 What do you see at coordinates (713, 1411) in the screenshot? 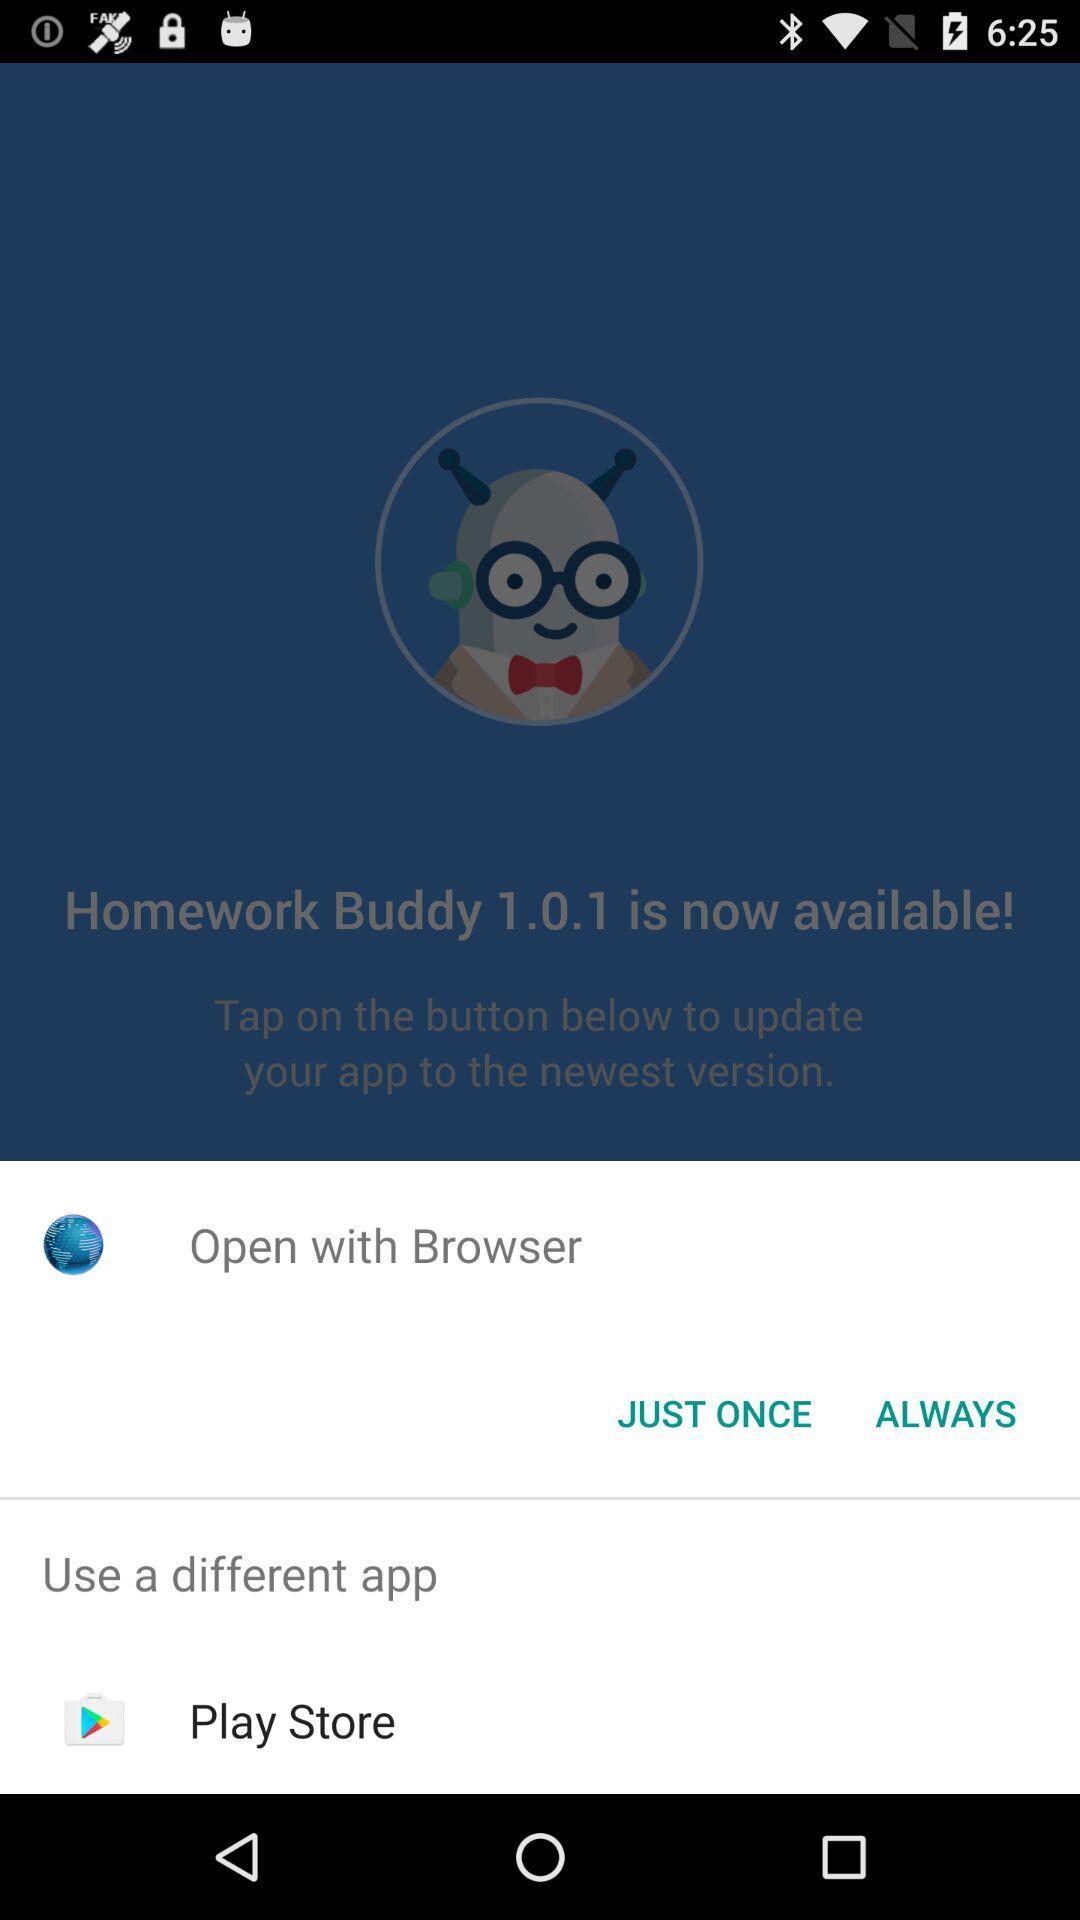
I see `the item next to the always item` at bounding box center [713, 1411].